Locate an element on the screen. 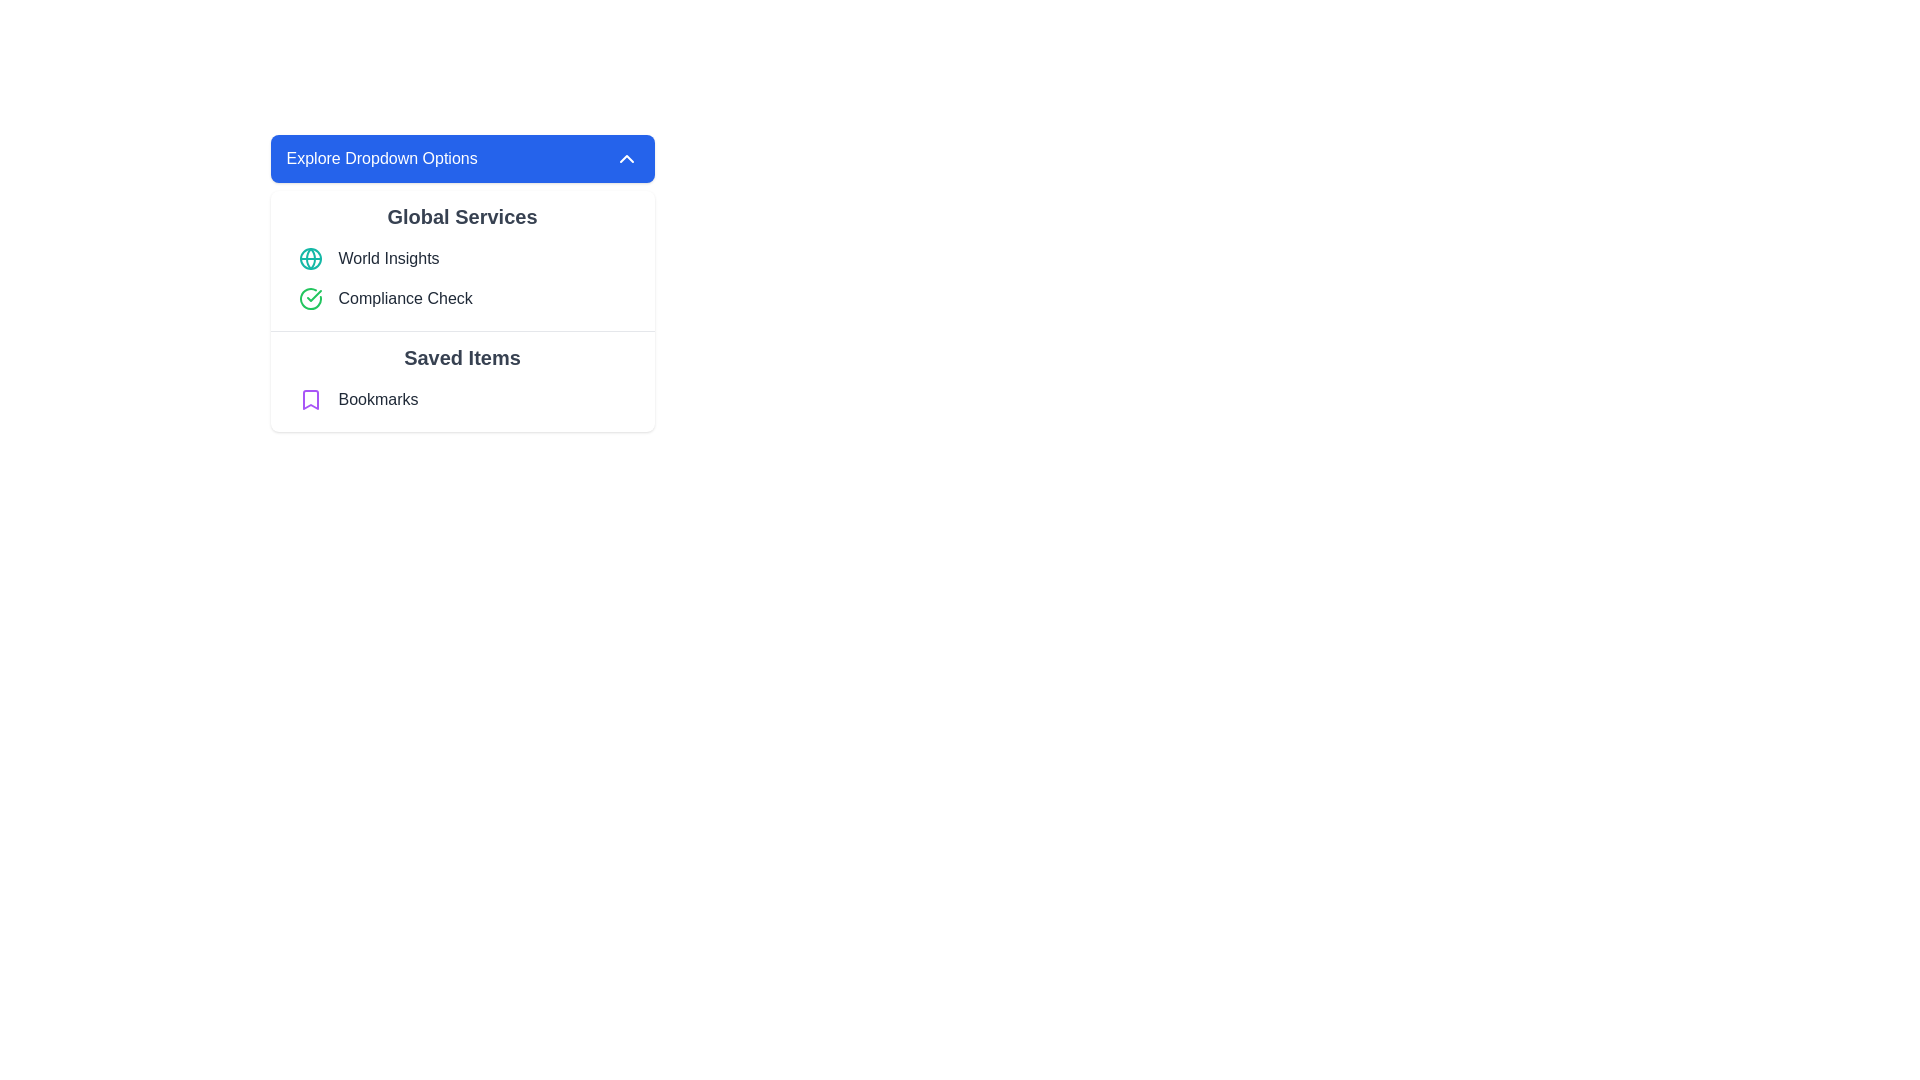 The width and height of the screenshot is (1920, 1080). the 'Bookmarks' icon located in the 'Saved Items' section of the dropdown menu is located at coordinates (309, 400).